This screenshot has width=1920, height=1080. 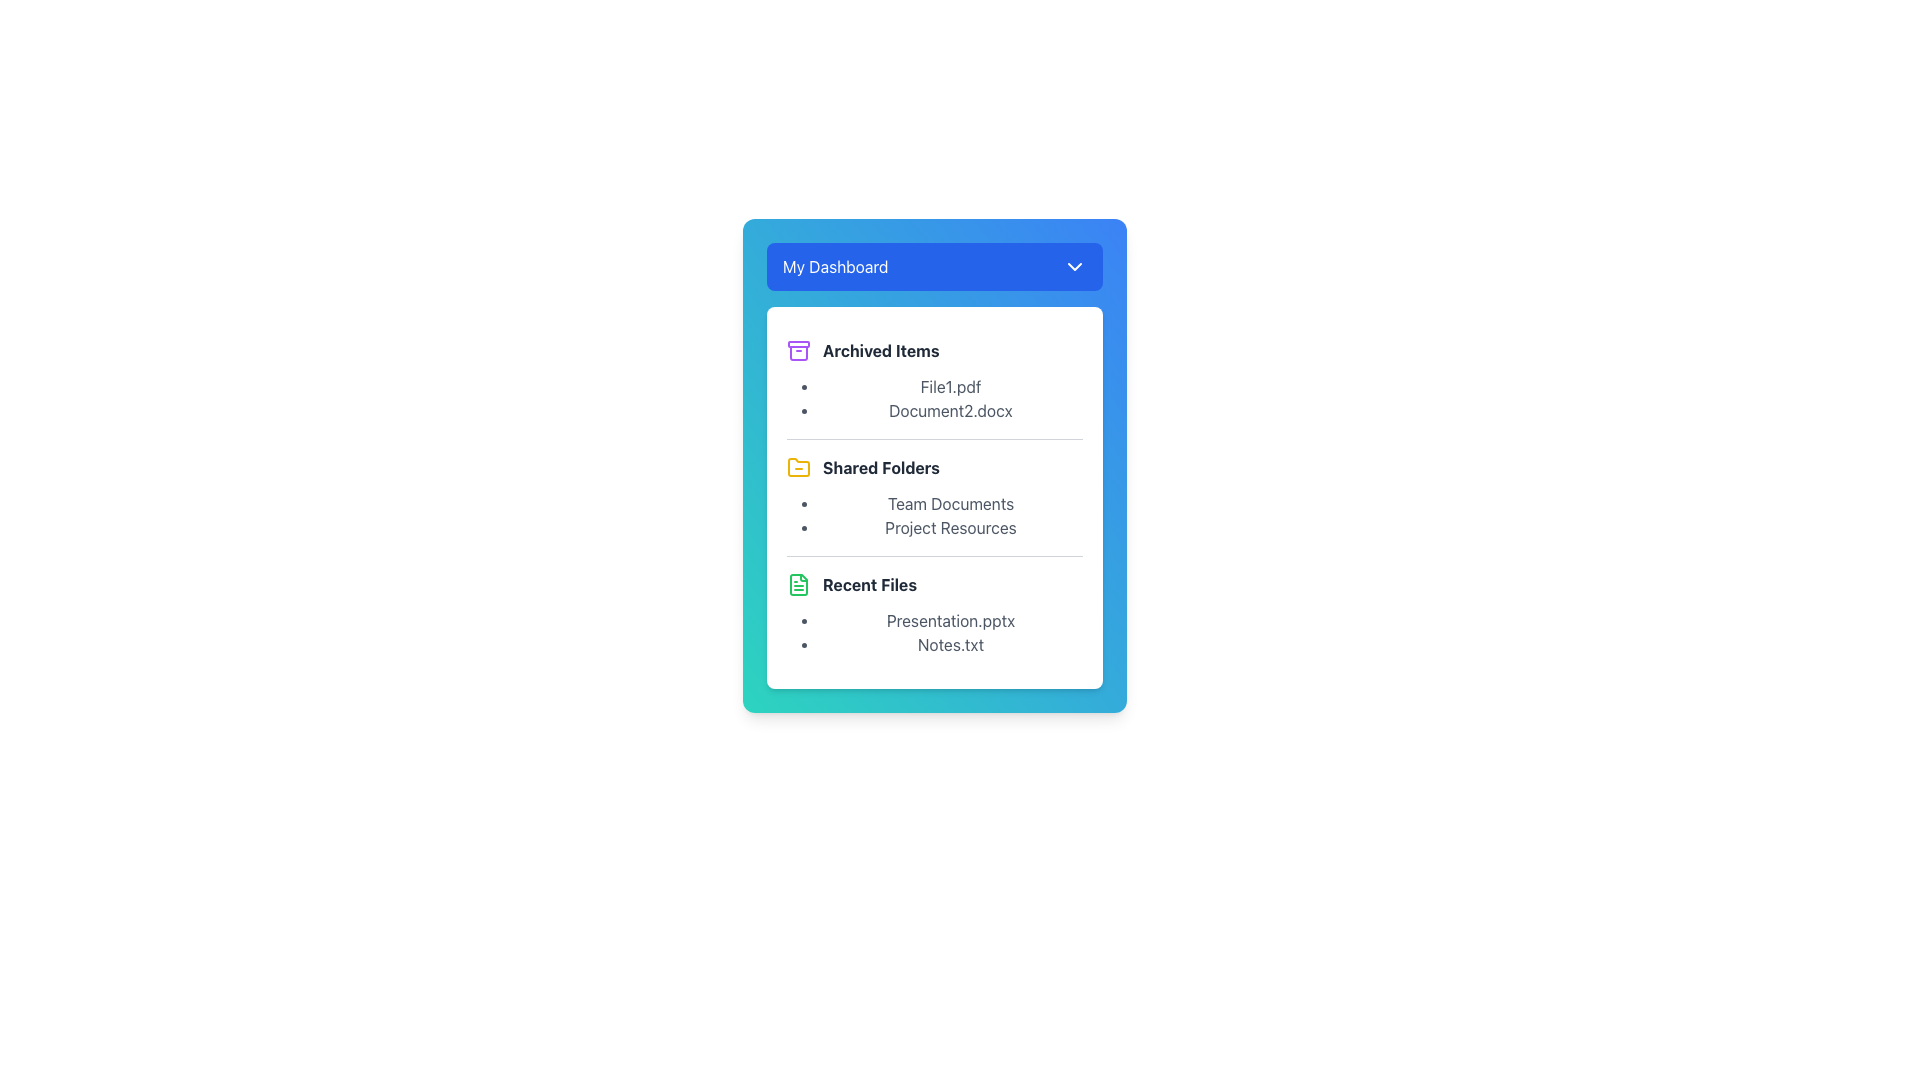 I want to click on the text label 'Archived Items' located in the 'My Dashboard' card, which is identified by a purple archive icon at the top of the card's main content area, so click(x=880, y=350).